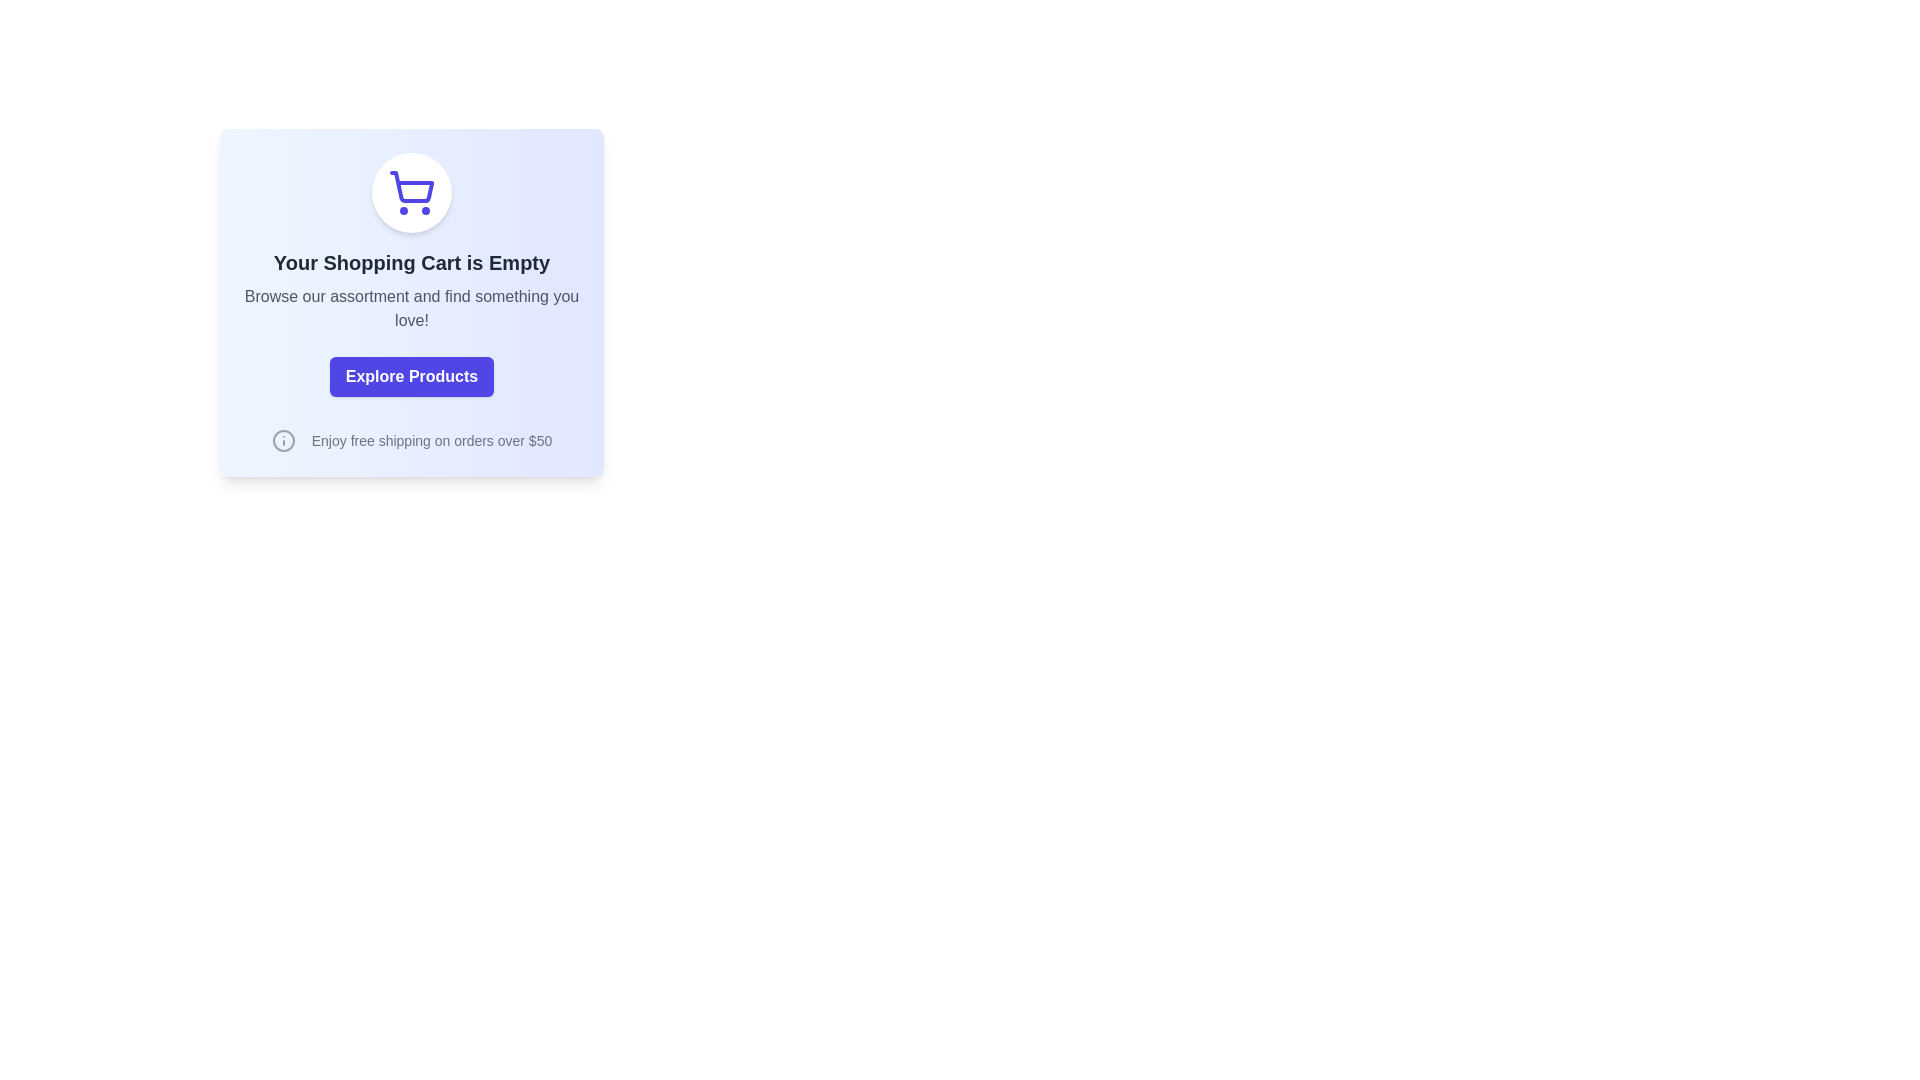 This screenshot has height=1080, width=1920. What do you see at coordinates (411, 192) in the screenshot?
I see `the shopping cart icon located at the top left of the interface` at bounding box center [411, 192].